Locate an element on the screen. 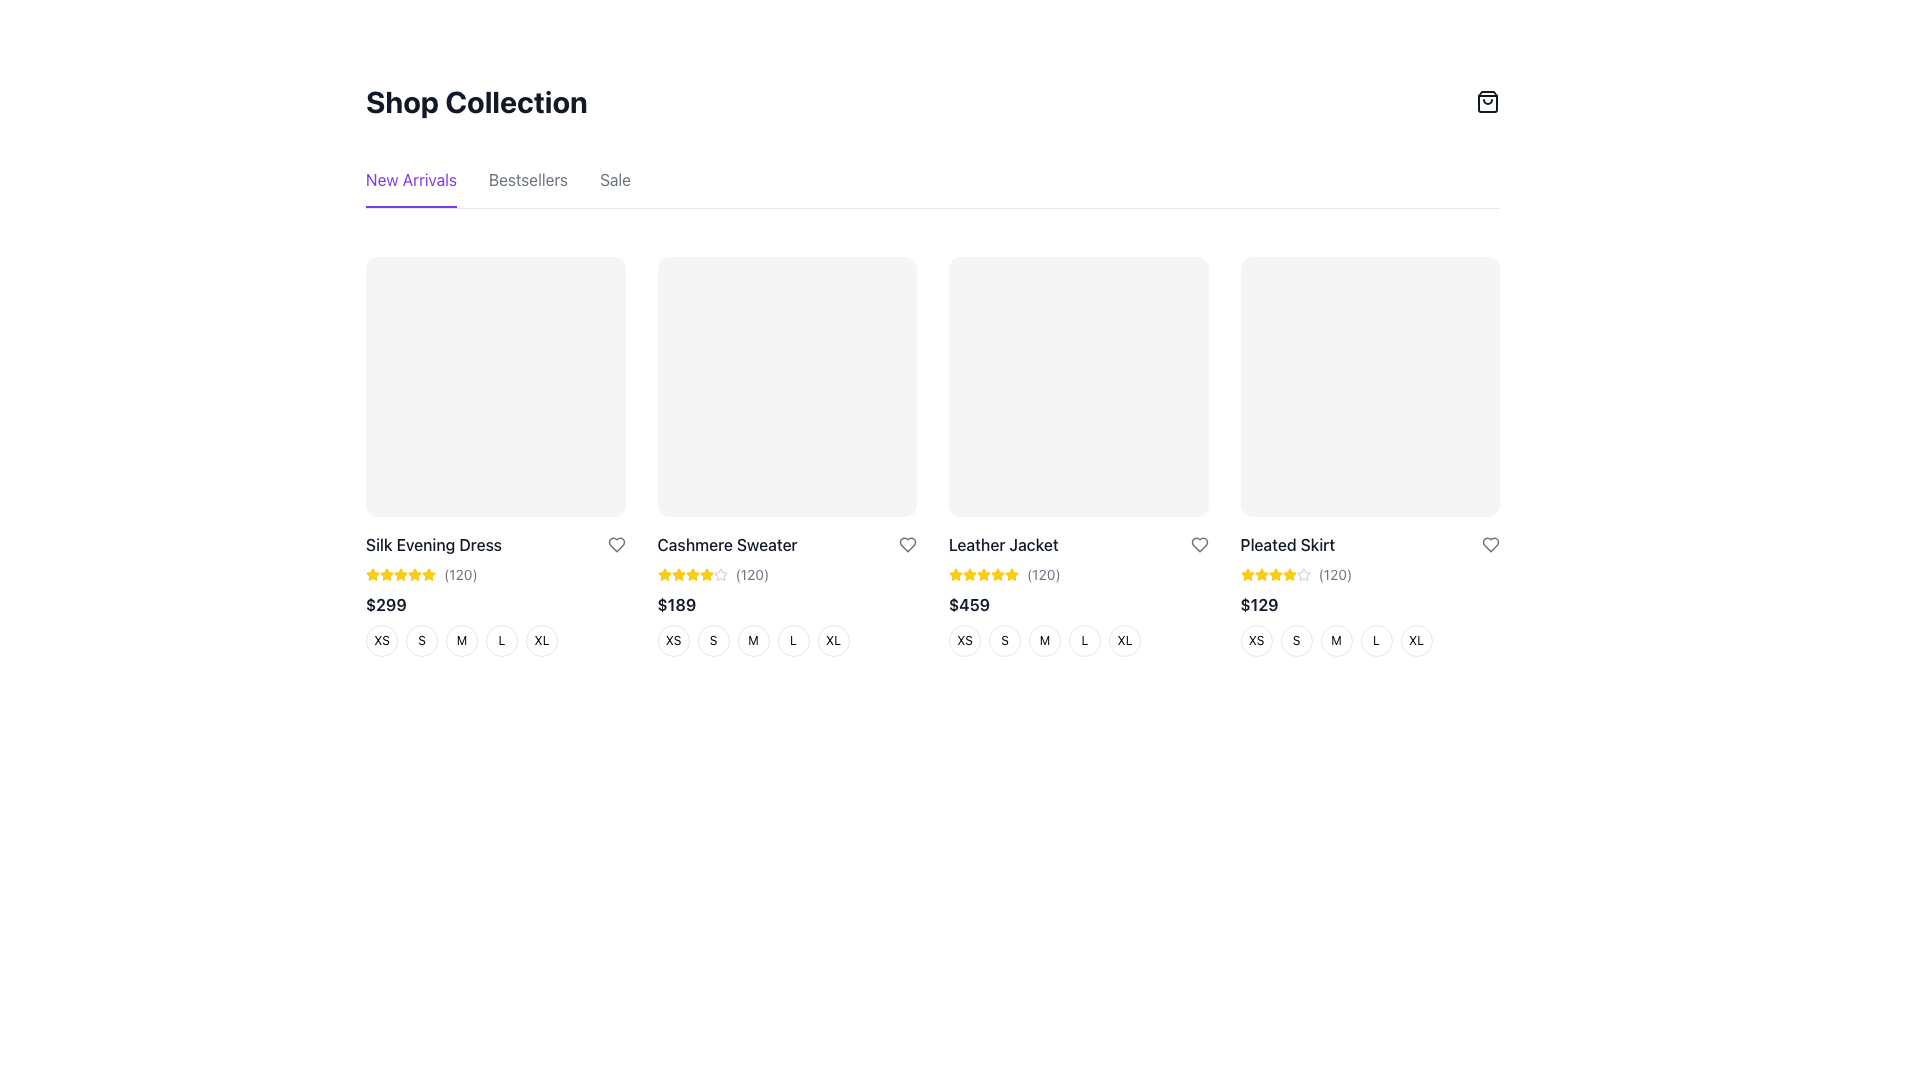 The height and width of the screenshot is (1080, 1920). the size option button 'M' for the Pleated Skirt is located at coordinates (1336, 640).